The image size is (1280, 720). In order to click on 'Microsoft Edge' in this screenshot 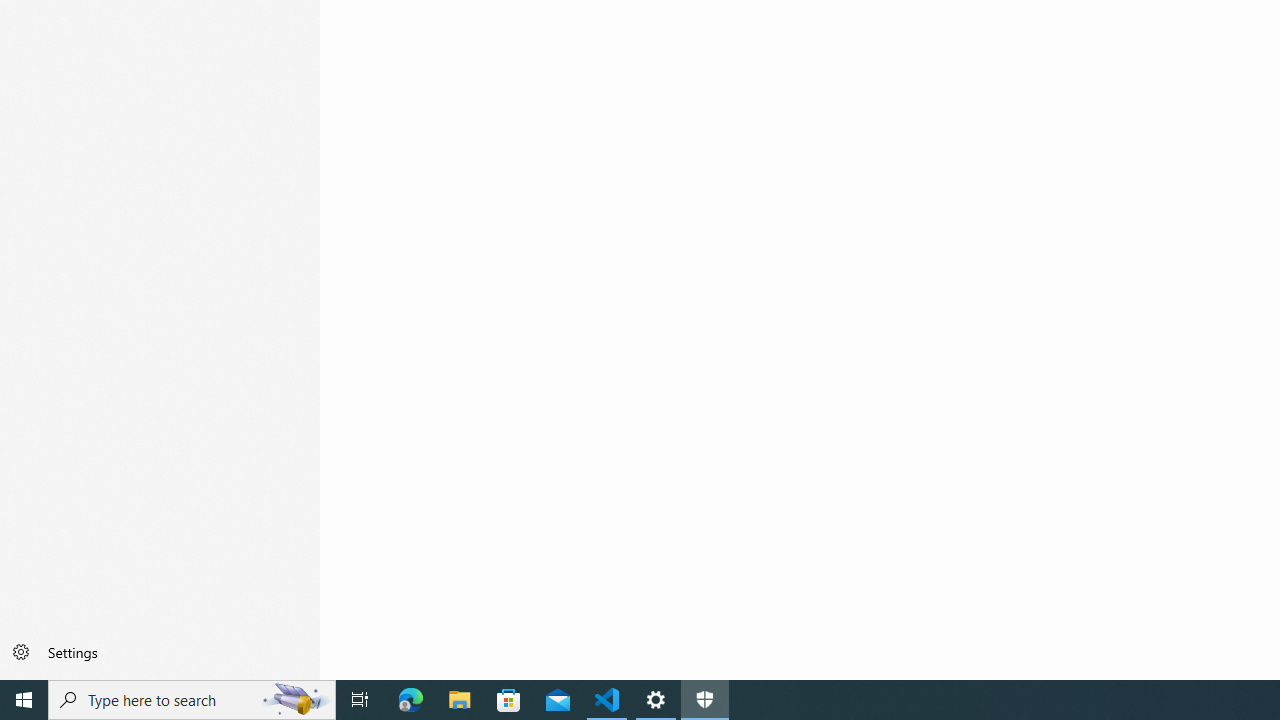, I will do `click(410, 698)`.